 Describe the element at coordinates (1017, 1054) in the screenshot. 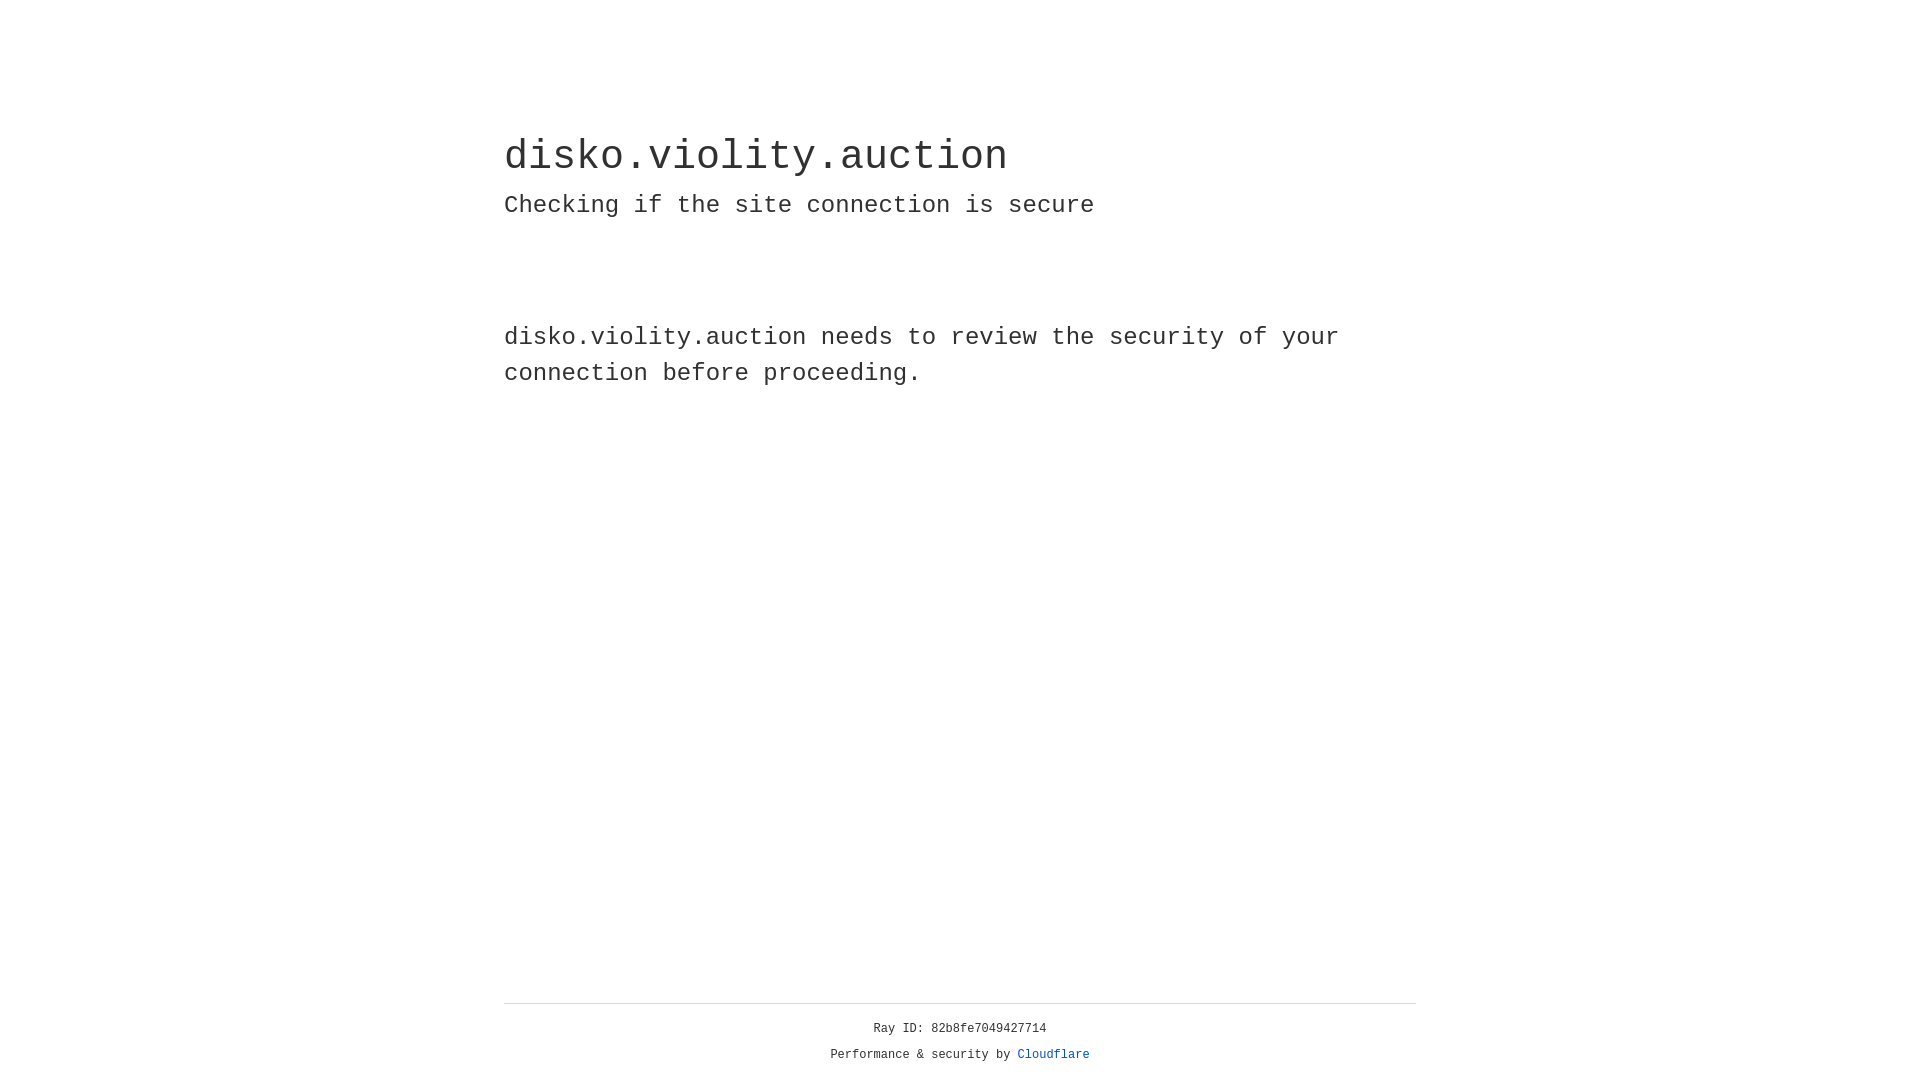

I see `'Cloudflare'` at that location.